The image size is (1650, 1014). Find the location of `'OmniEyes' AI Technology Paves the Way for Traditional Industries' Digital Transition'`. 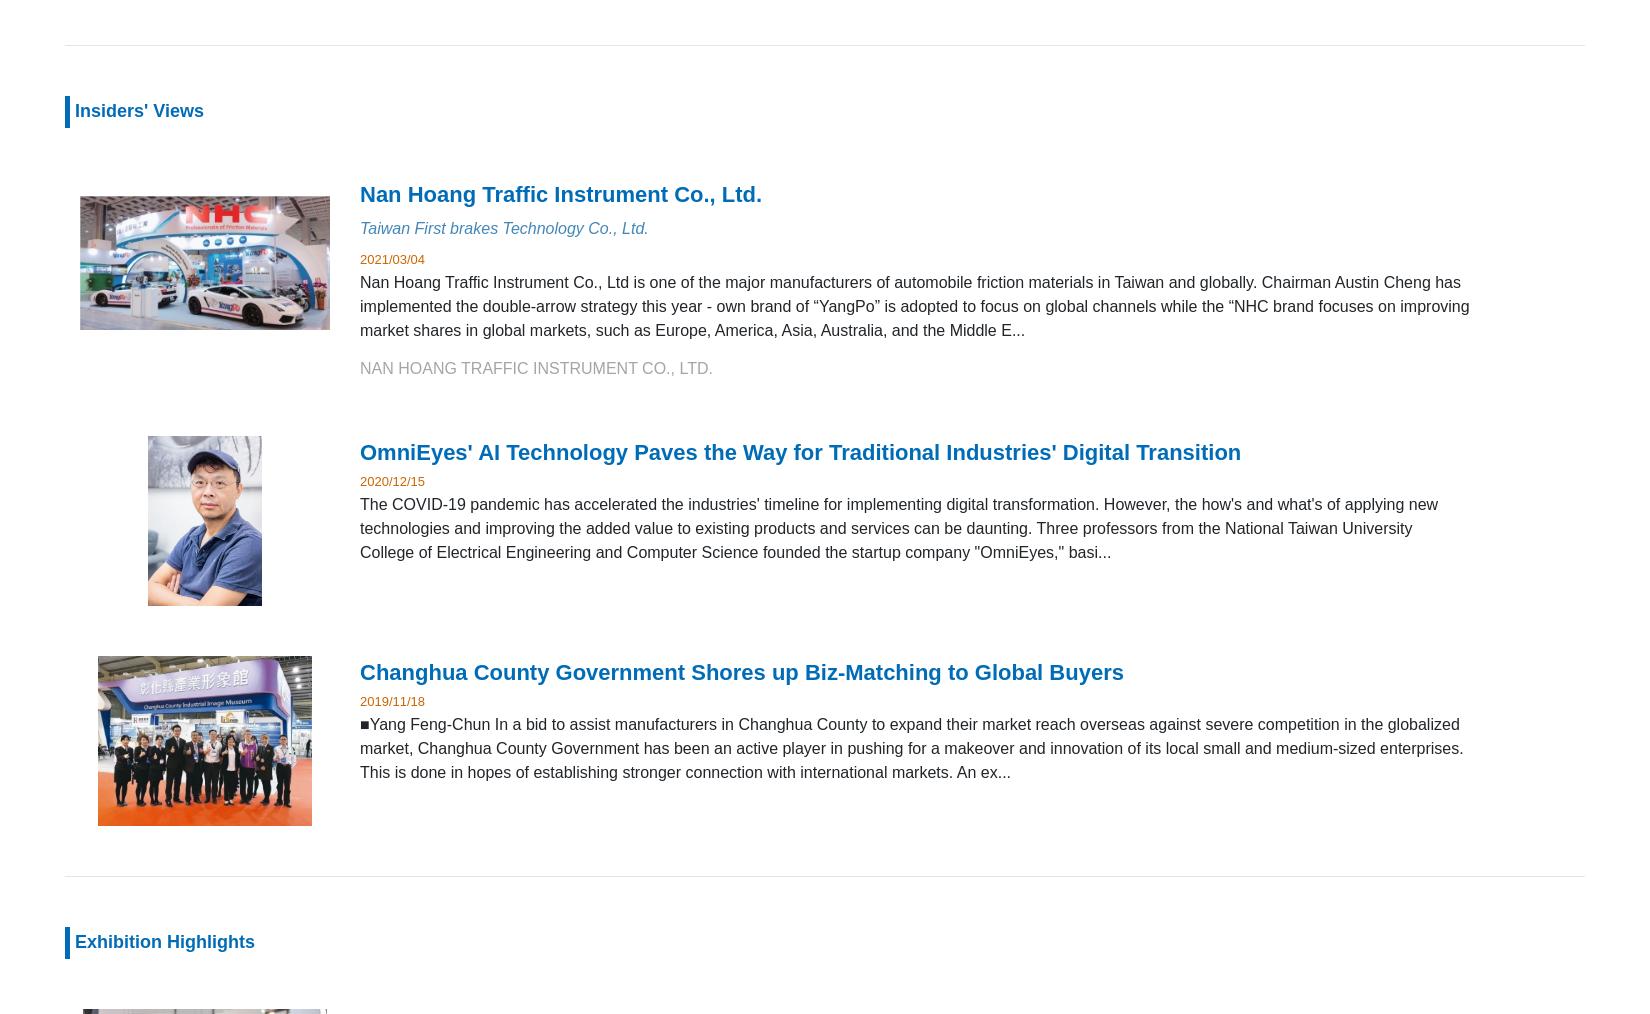

'OmniEyes' AI Technology Paves the Way for Traditional Industries' Digital Transition' is located at coordinates (360, 451).